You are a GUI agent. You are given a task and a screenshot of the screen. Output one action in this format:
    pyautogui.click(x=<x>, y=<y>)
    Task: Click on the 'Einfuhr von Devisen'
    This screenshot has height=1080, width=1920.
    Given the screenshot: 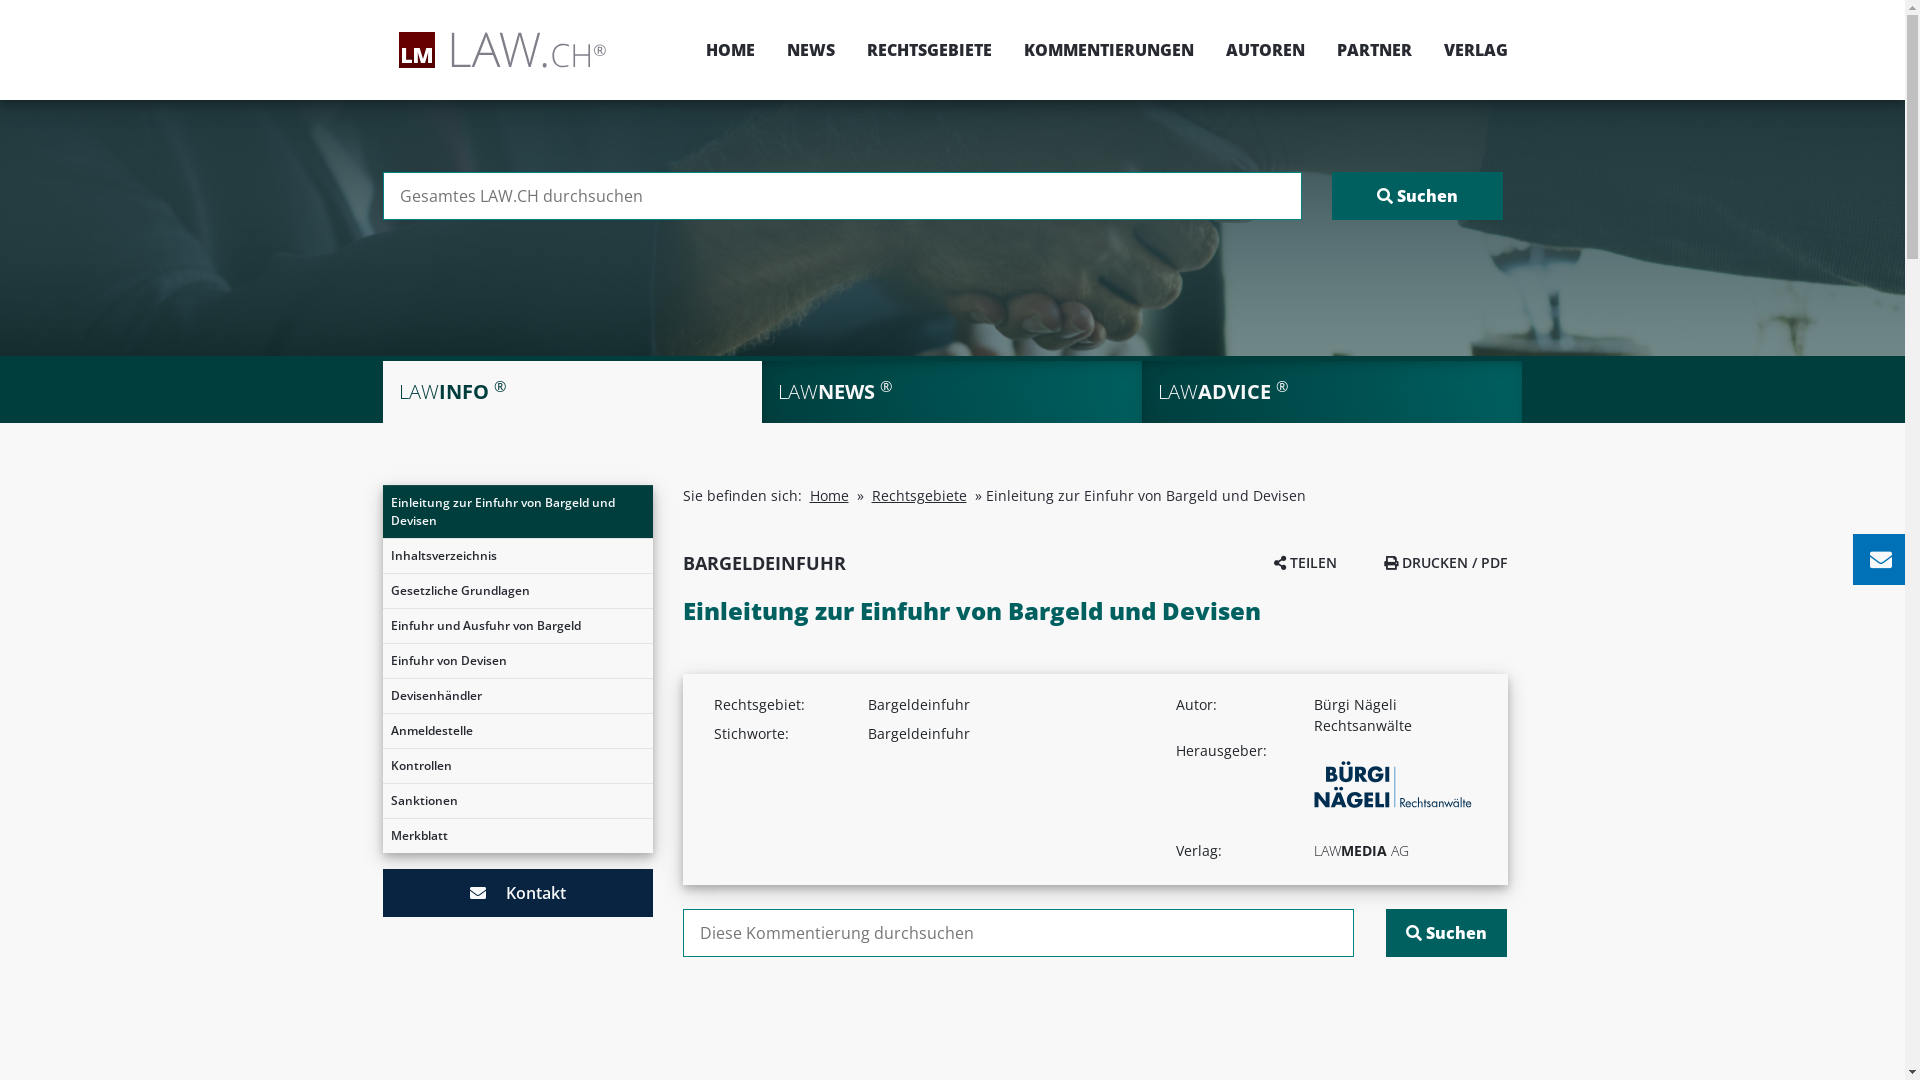 What is the action you would take?
    pyautogui.click(x=517, y=660)
    